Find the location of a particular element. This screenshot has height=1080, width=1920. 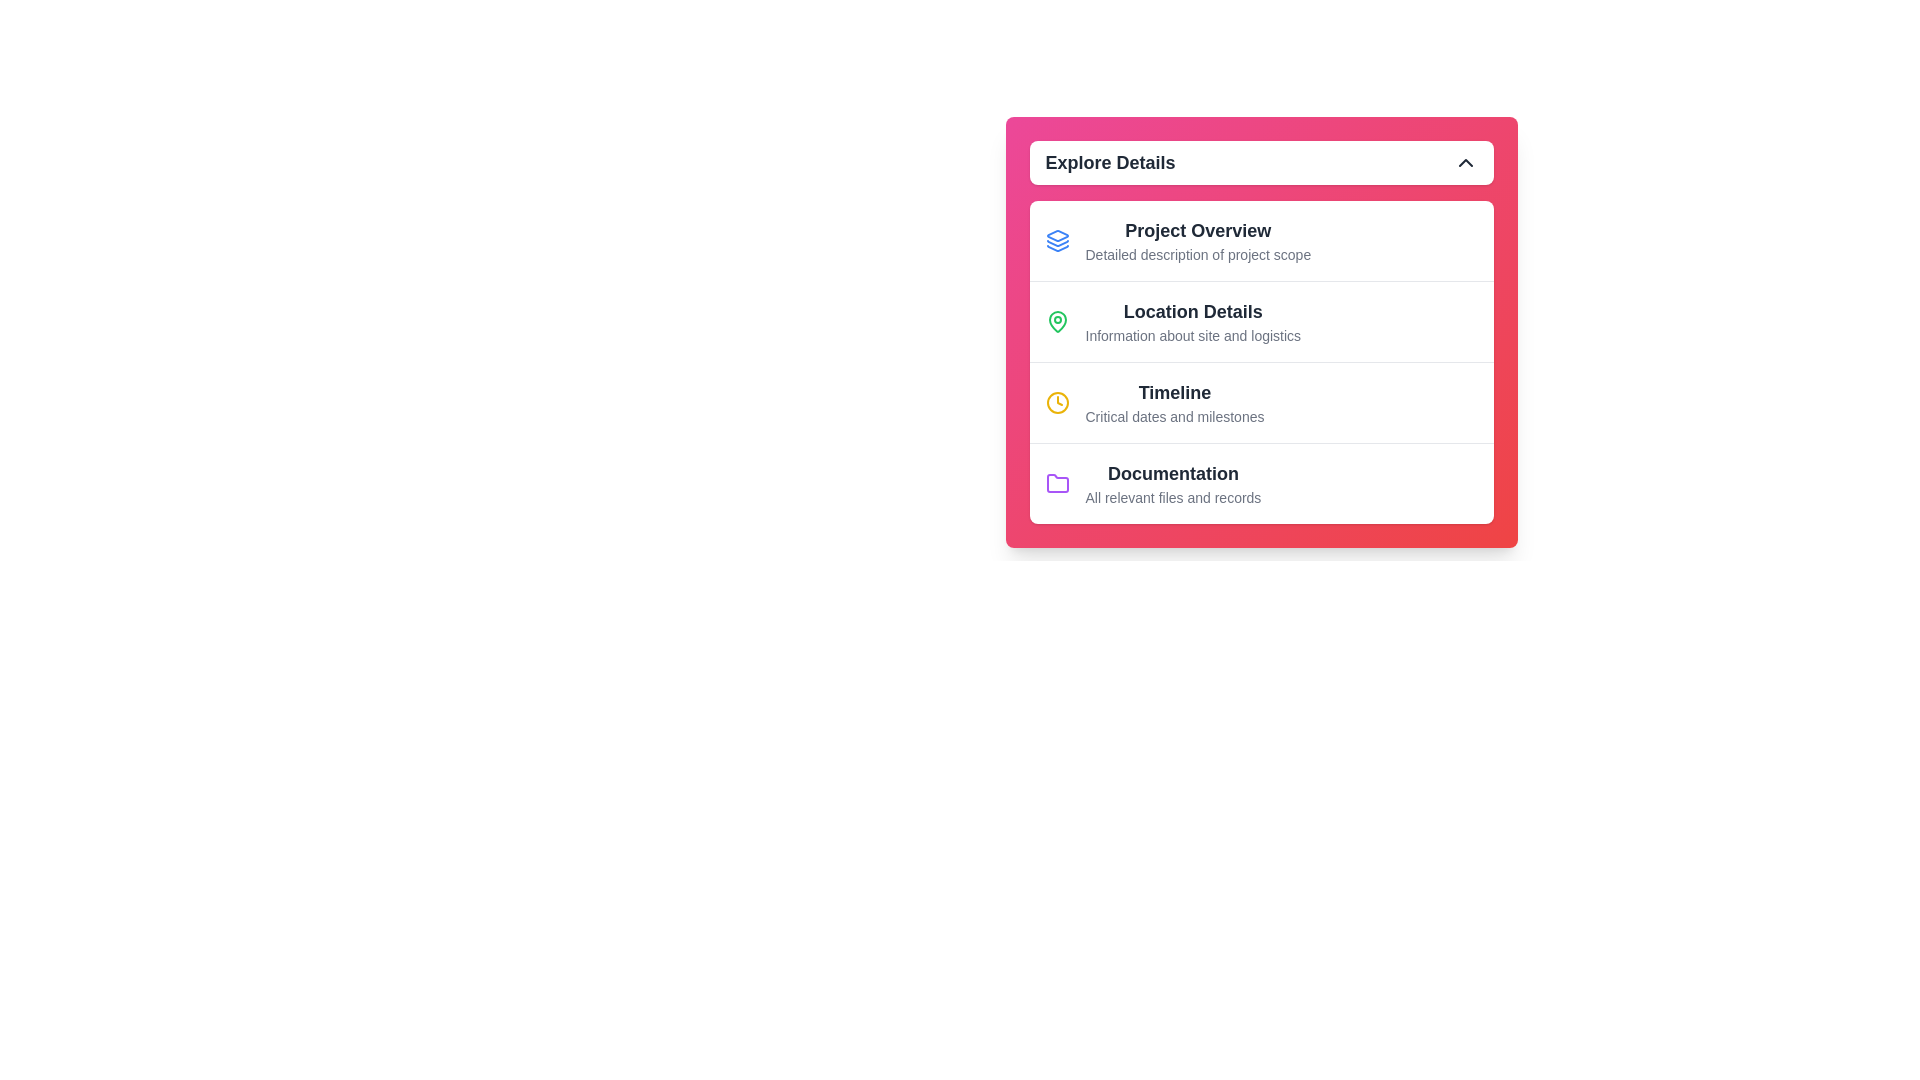

descriptive text label located beneath the bold text 'Location Details' in the 'Explore Details' dropdown section is located at coordinates (1193, 334).